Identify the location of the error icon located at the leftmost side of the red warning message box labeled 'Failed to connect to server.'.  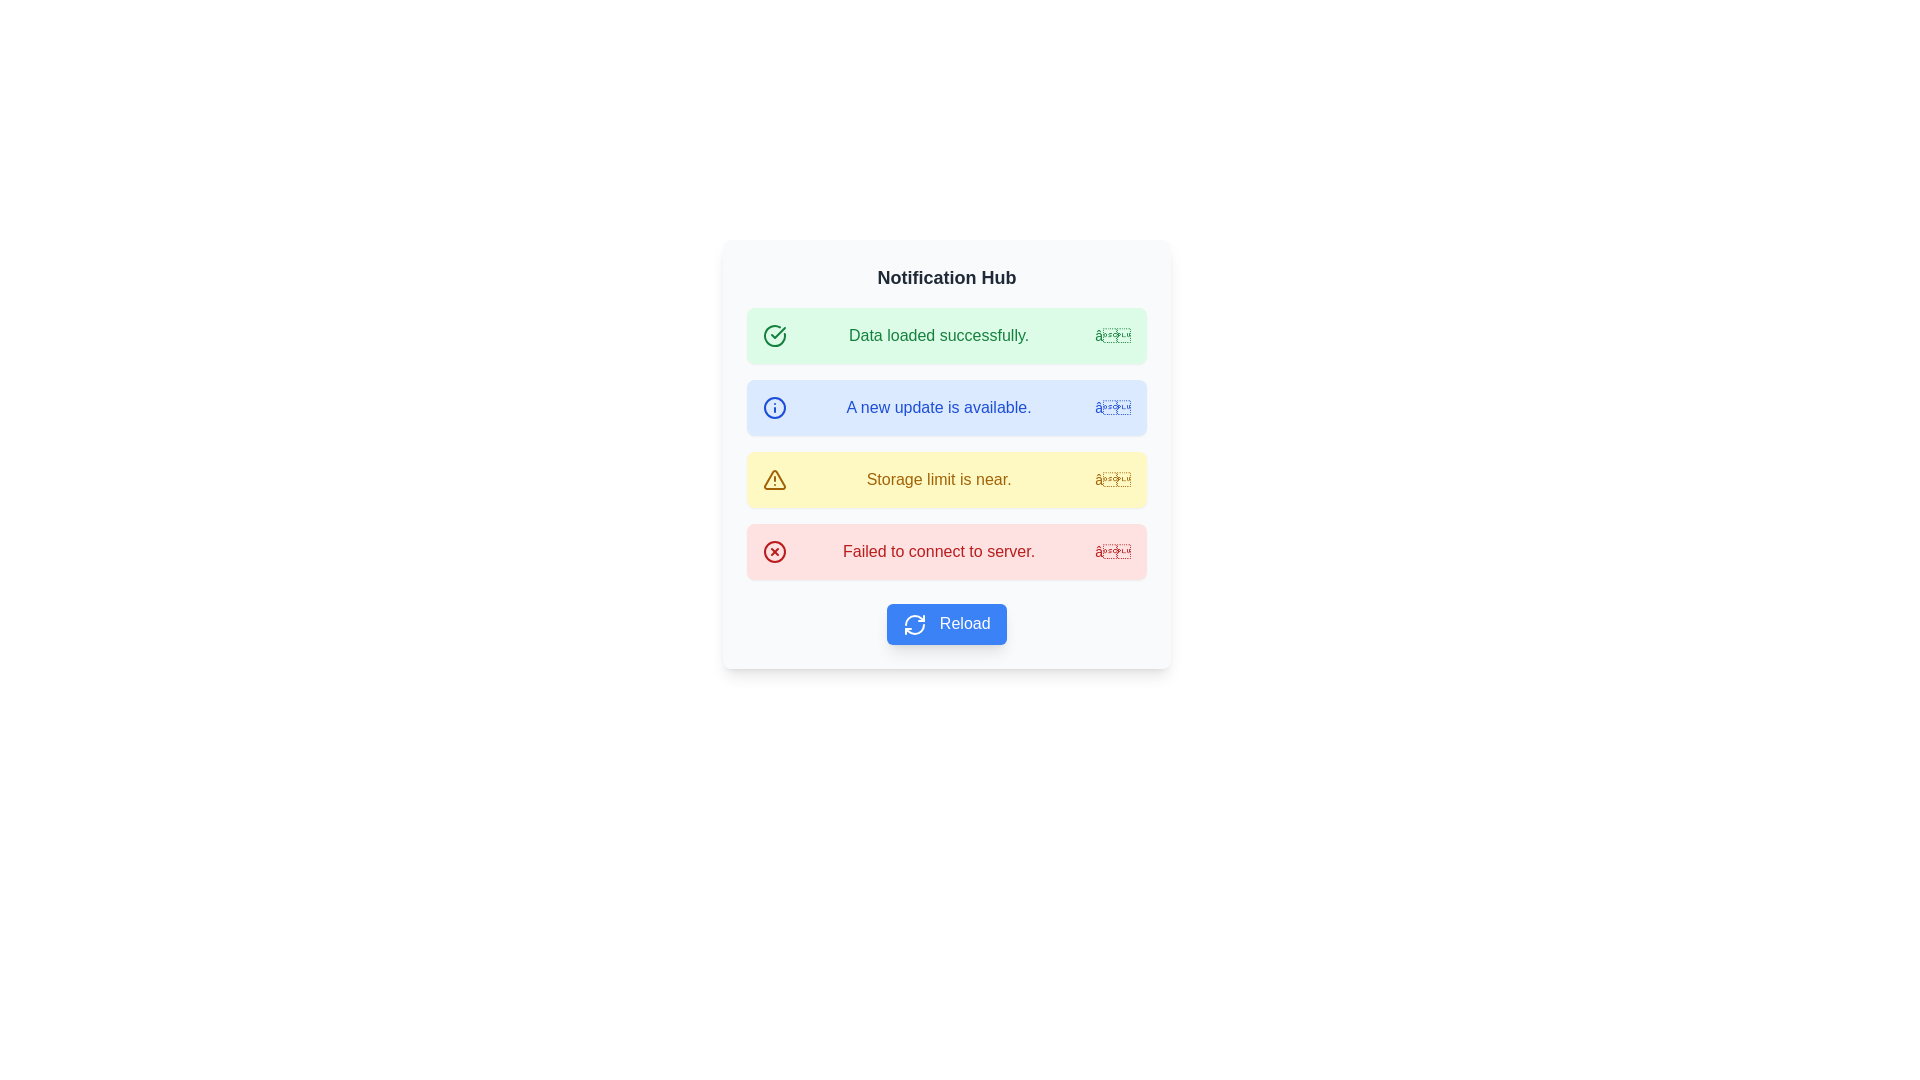
(773, 551).